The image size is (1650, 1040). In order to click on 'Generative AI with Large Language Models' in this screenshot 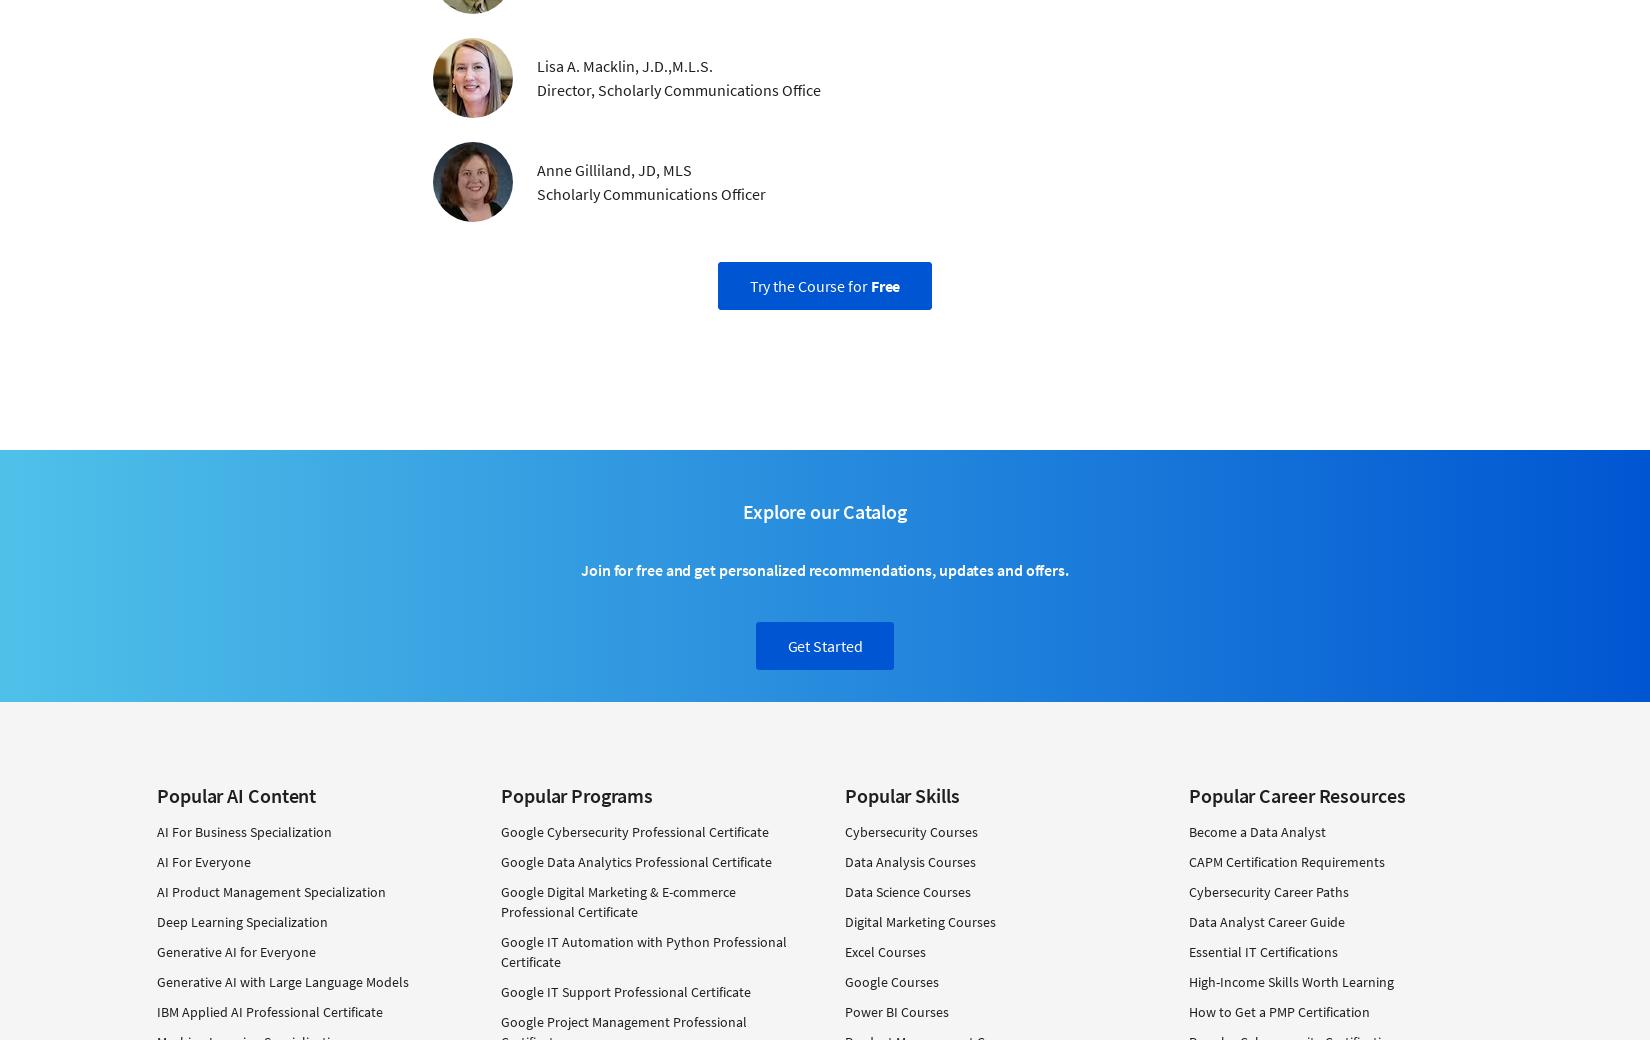, I will do `click(282, 981)`.